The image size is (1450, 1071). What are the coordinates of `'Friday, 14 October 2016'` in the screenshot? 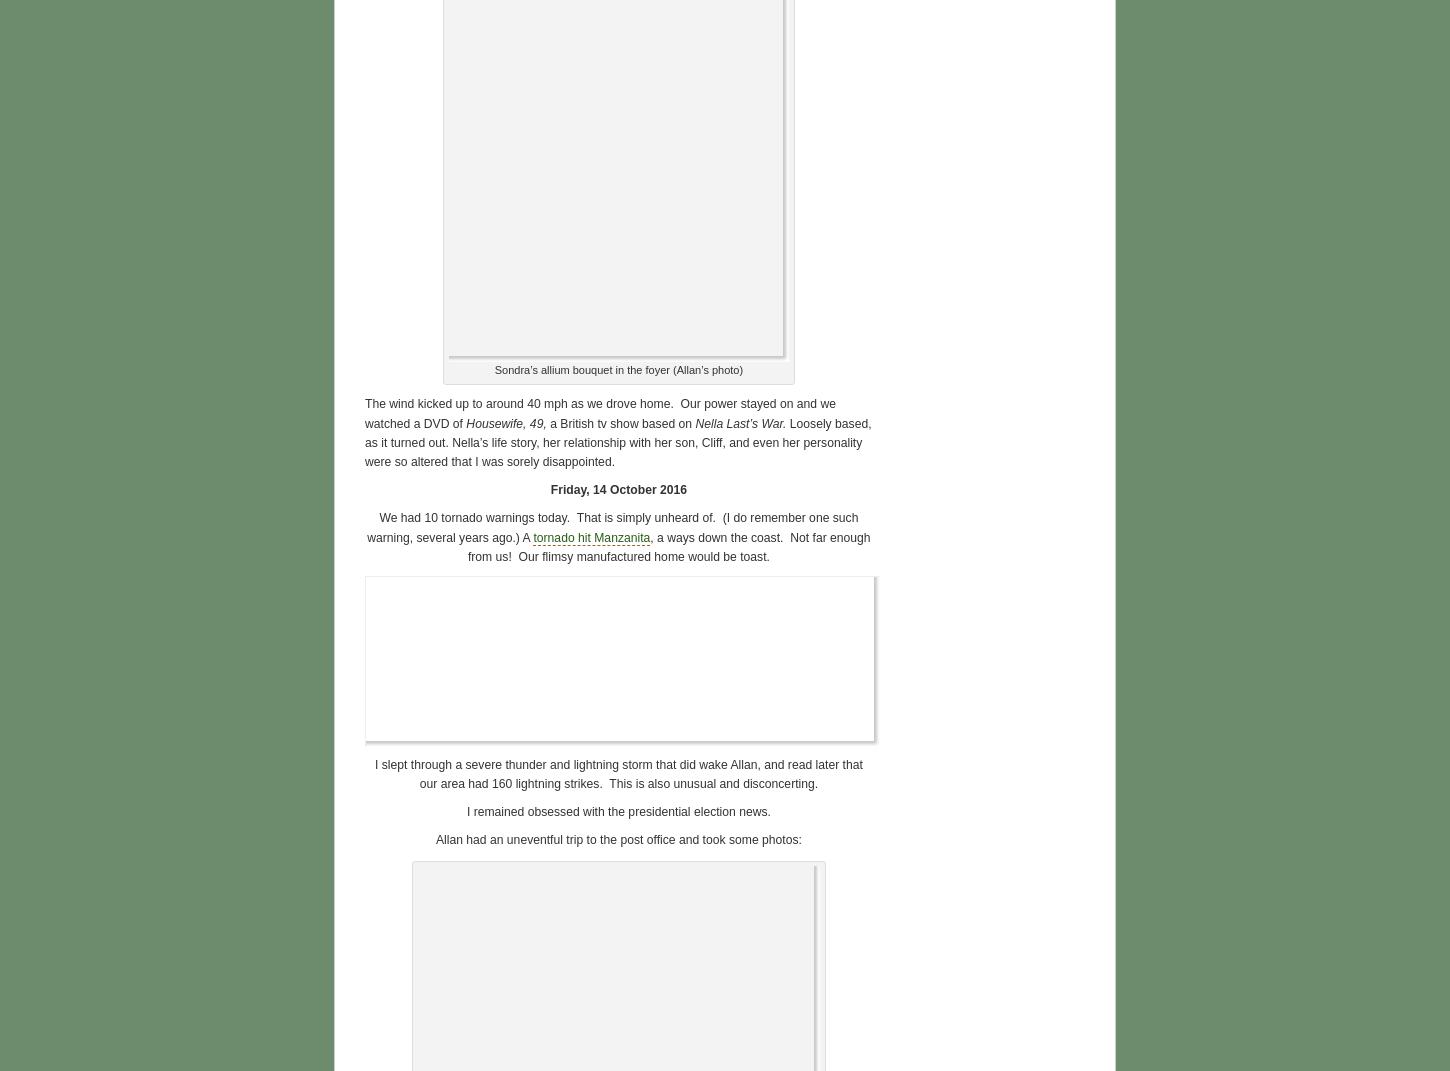 It's located at (617, 488).